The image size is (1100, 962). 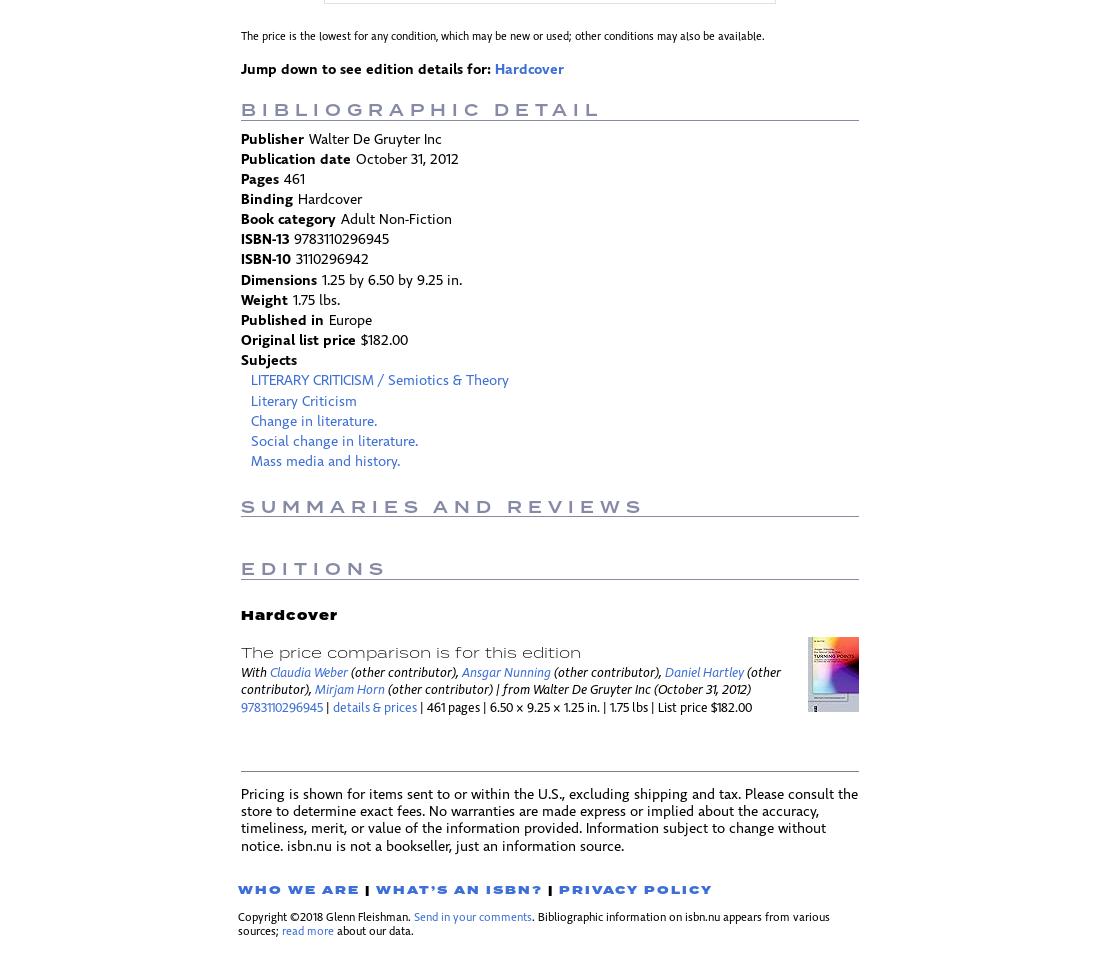 I want to click on 'LITERARY CRITICISM / Semiotics & Theory', so click(x=380, y=380).